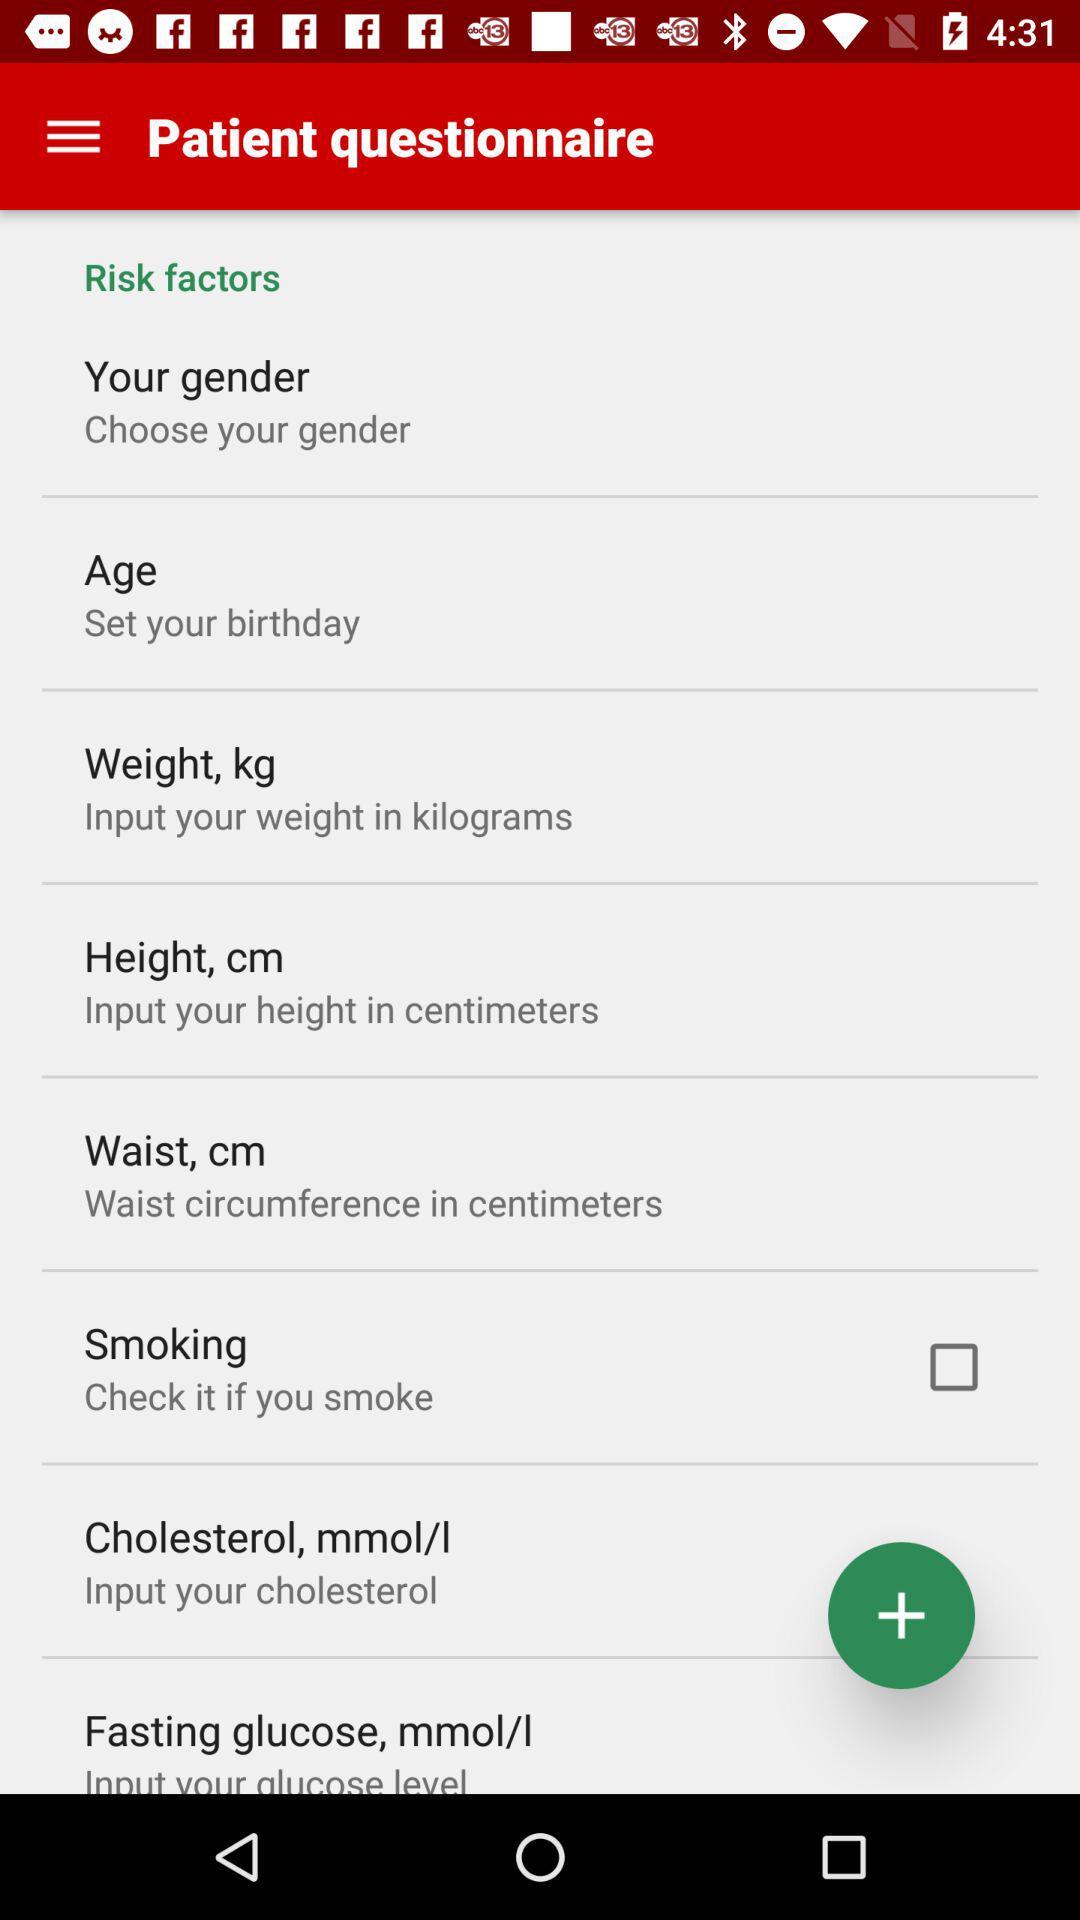 Image resolution: width=1080 pixels, height=1920 pixels. What do you see at coordinates (308, 1728) in the screenshot?
I see `the item above input your glucose item` at bounding box center [308, 1728].